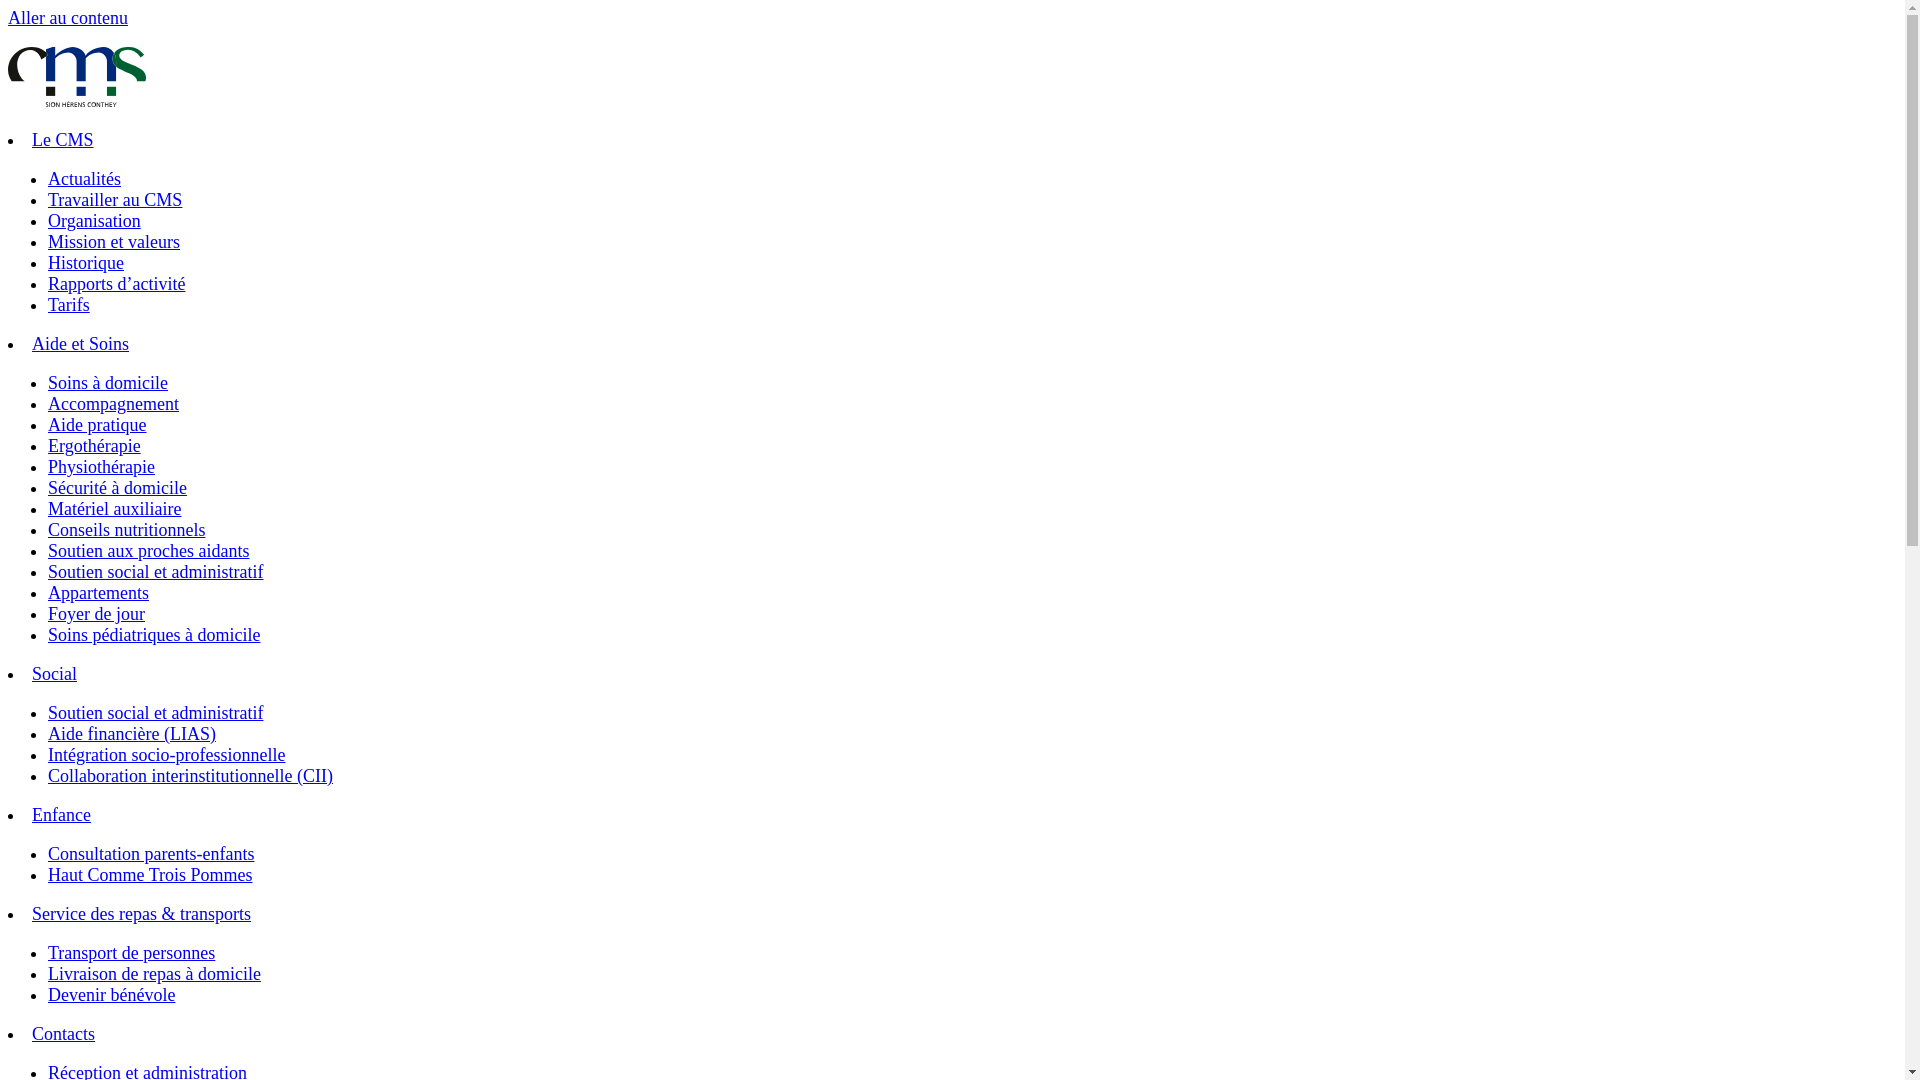 This screenshot has width=1920, height=1080. What do you see at coordinates (63, 1033) in the screenshot?
I see `'Contacts'` at bounding box center [63, 1033].